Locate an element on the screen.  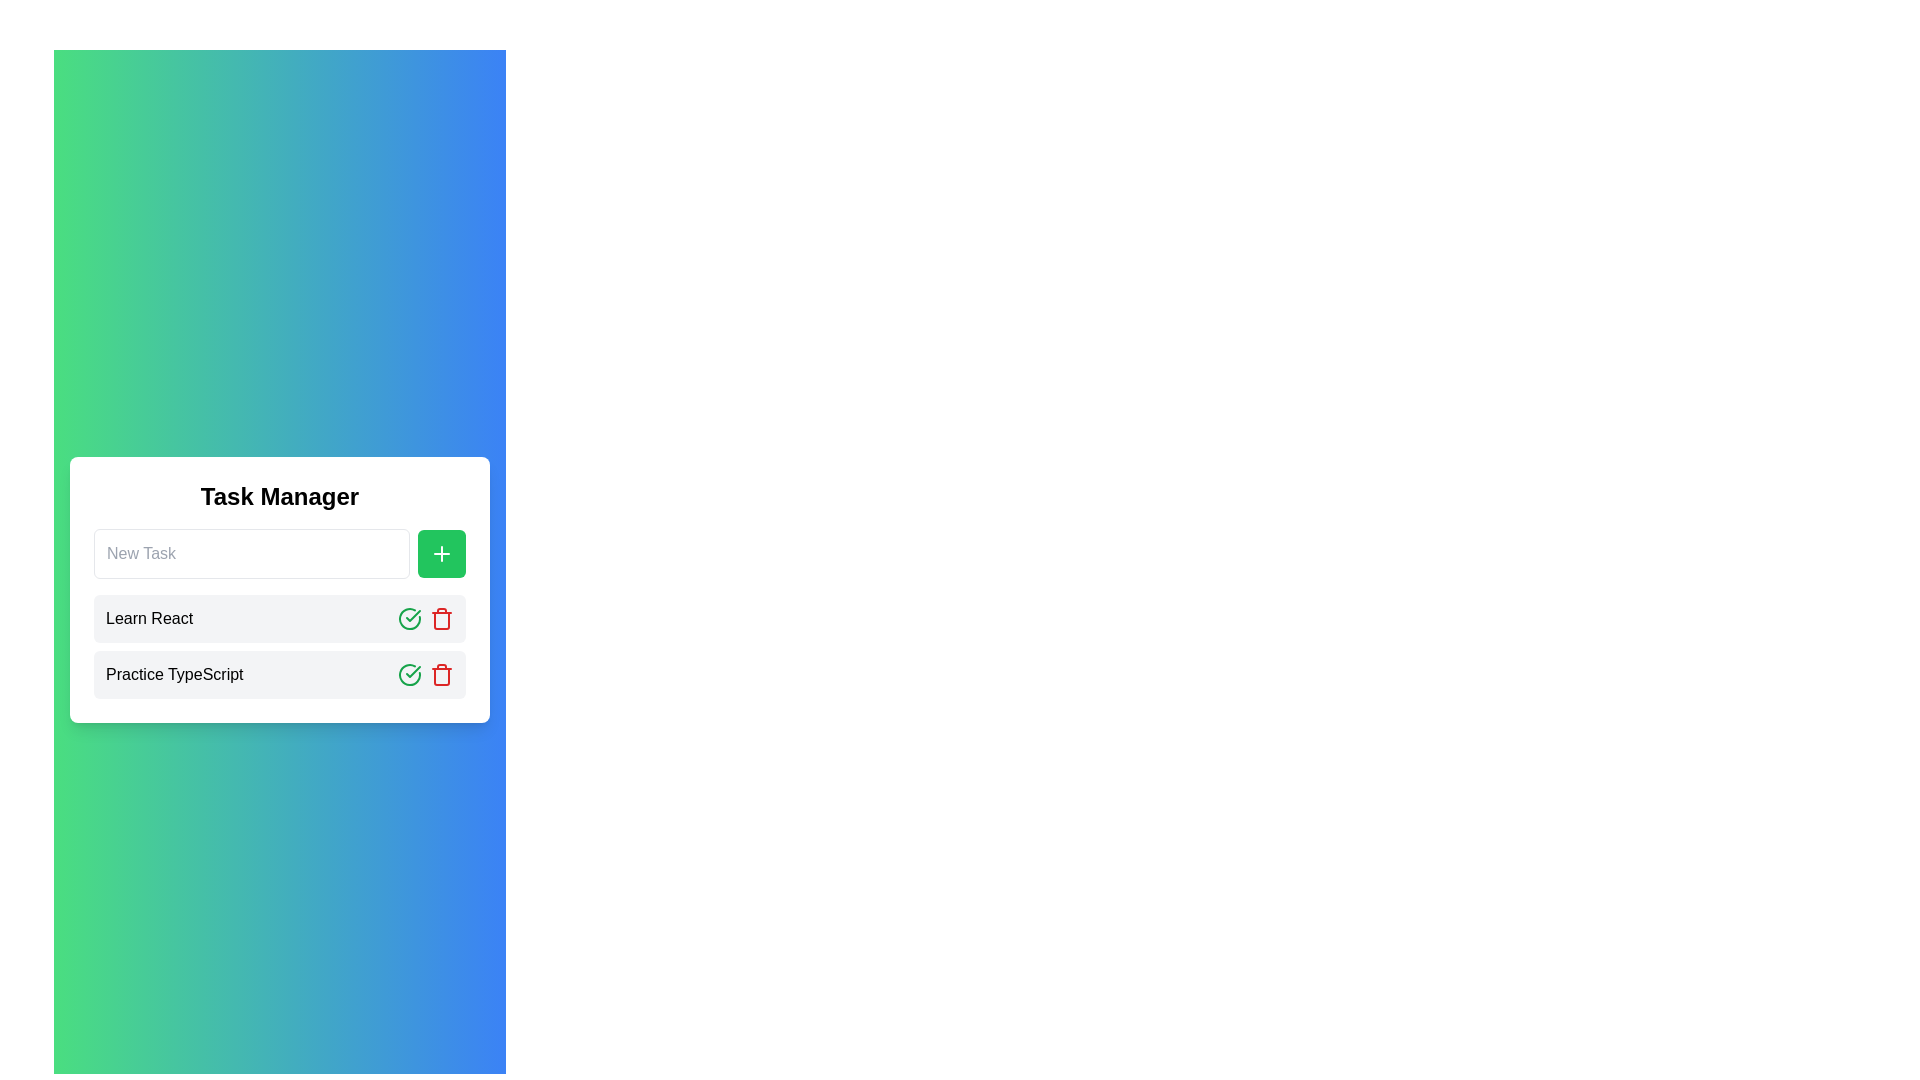
the confirmation icon located to the immediate right of the 'Learn React' text in the task manager application is located at coordinates (412, 671).